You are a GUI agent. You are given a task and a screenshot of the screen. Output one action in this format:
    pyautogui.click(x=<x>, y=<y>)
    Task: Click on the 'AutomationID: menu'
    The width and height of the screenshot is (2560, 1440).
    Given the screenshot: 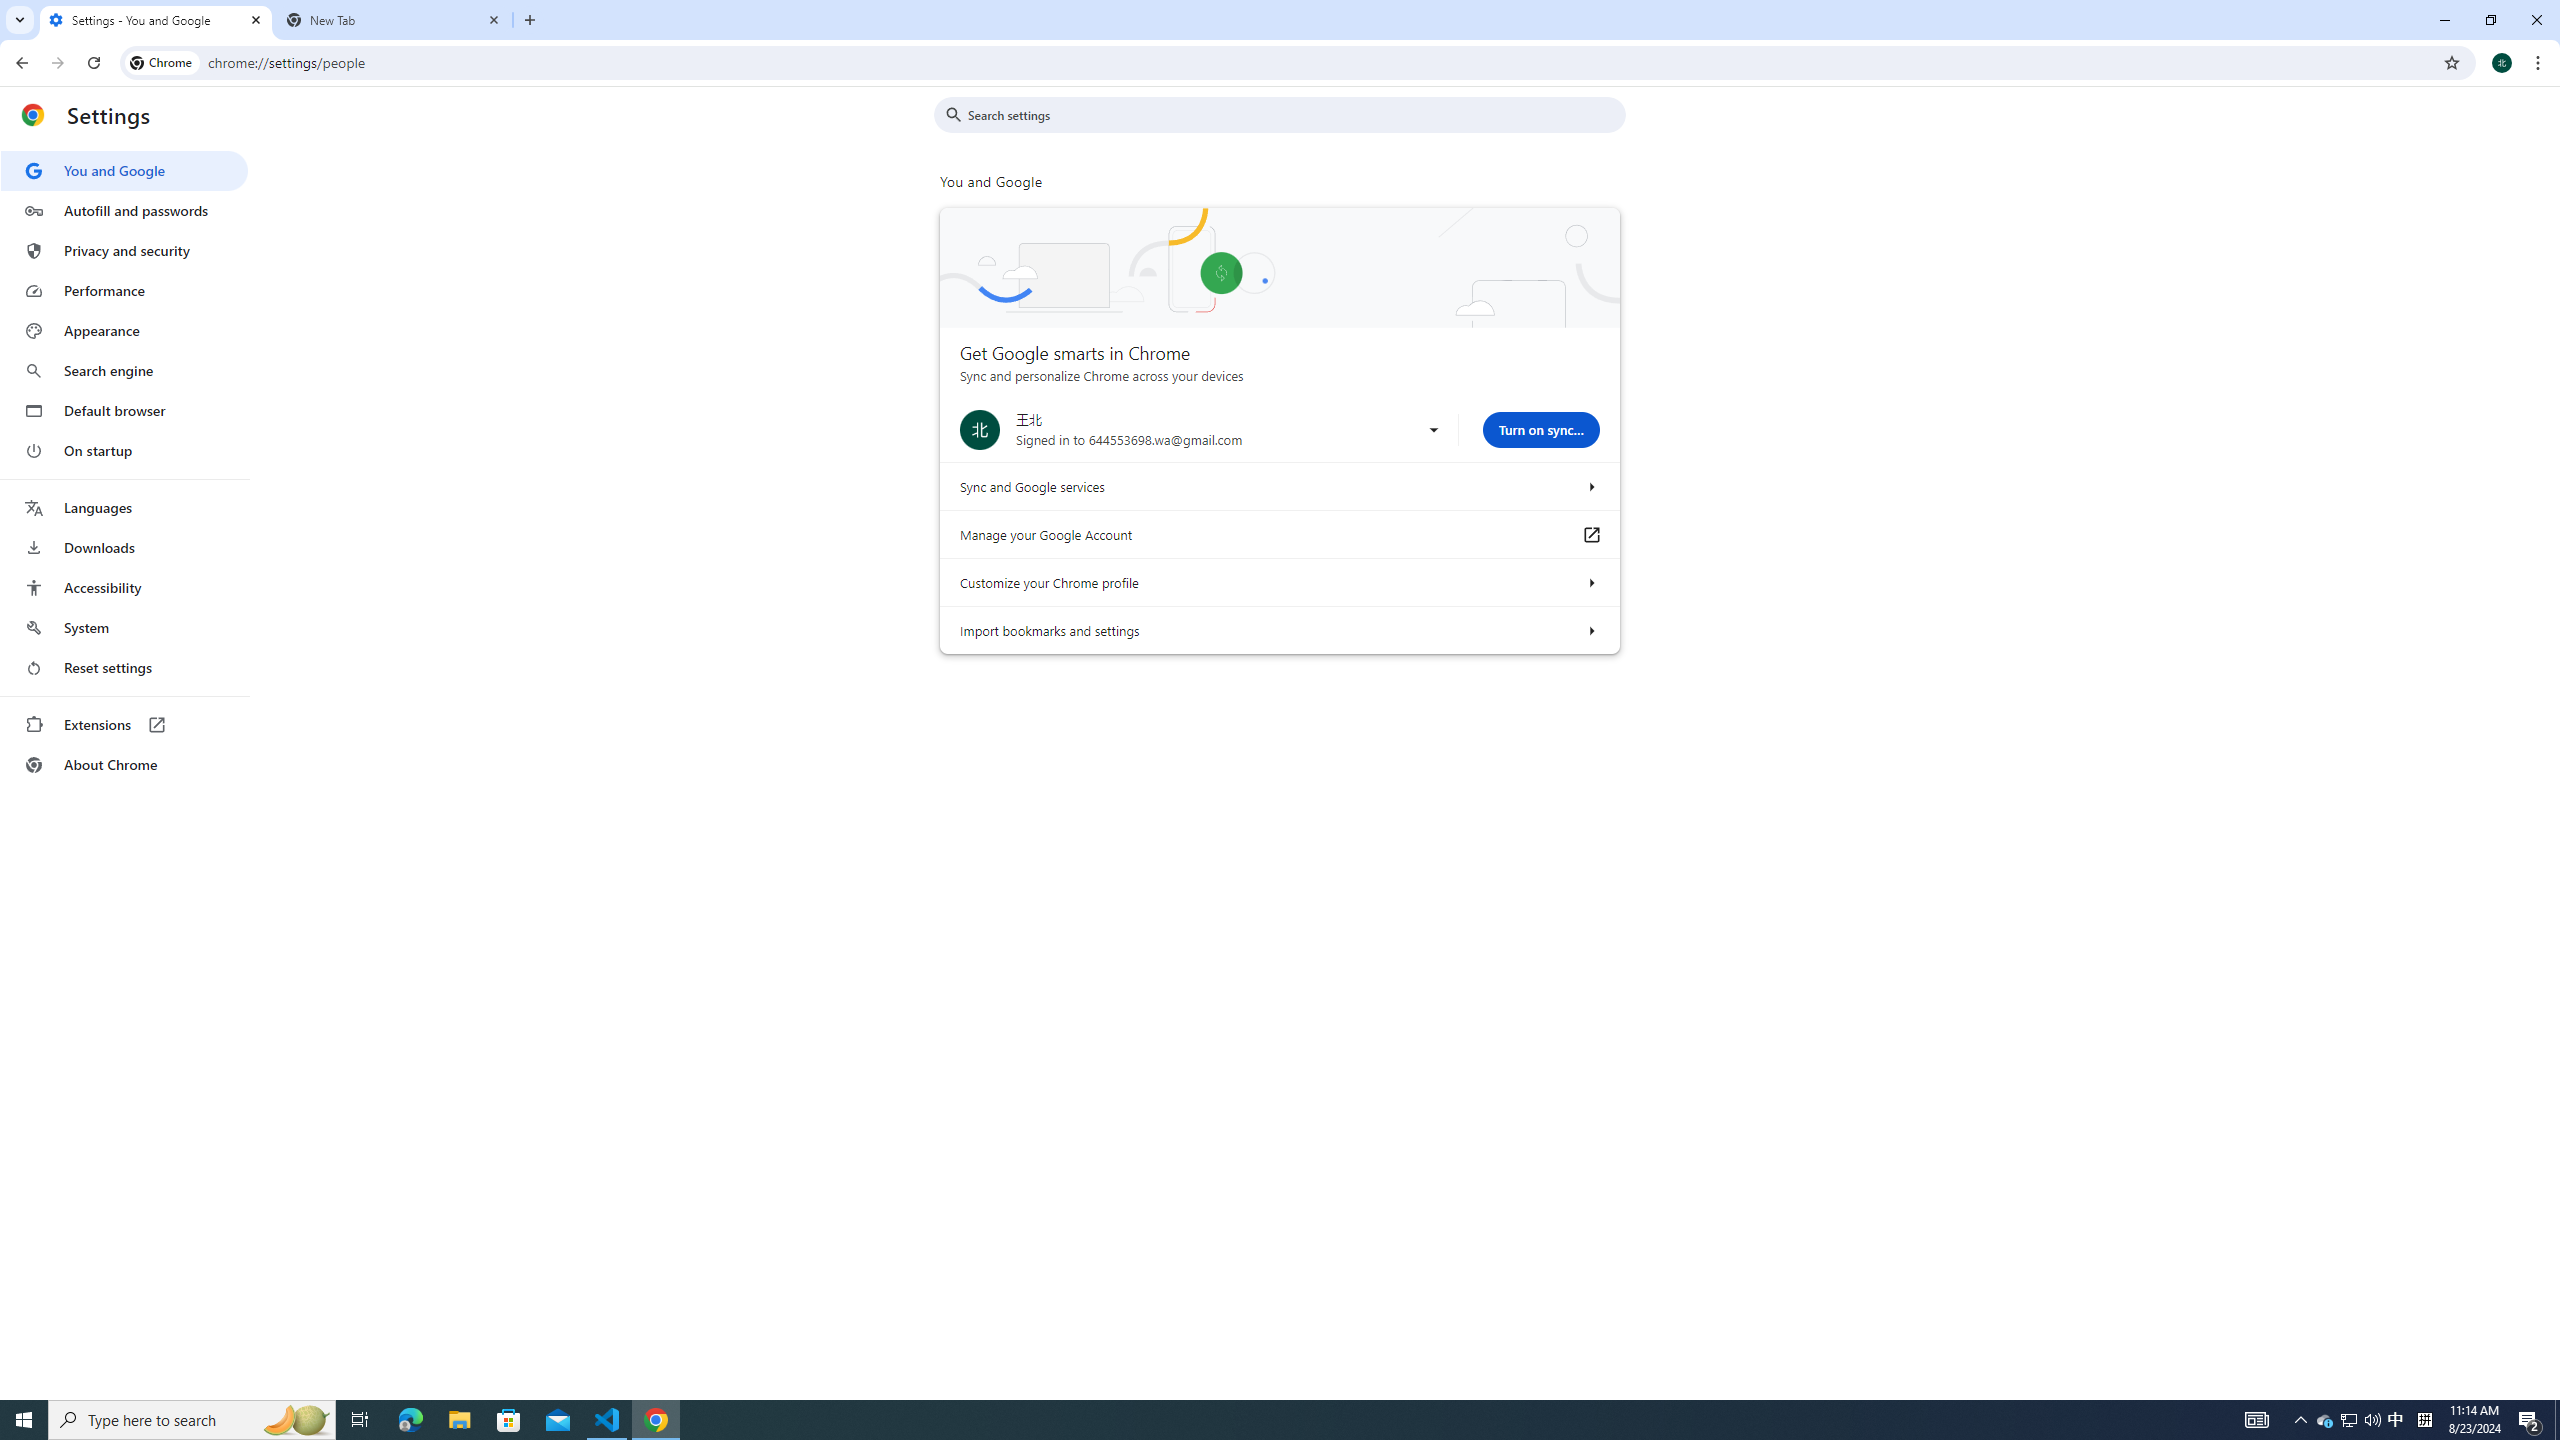 What is the action you would take?
    pyautogui.click(x=125, y=467)
    